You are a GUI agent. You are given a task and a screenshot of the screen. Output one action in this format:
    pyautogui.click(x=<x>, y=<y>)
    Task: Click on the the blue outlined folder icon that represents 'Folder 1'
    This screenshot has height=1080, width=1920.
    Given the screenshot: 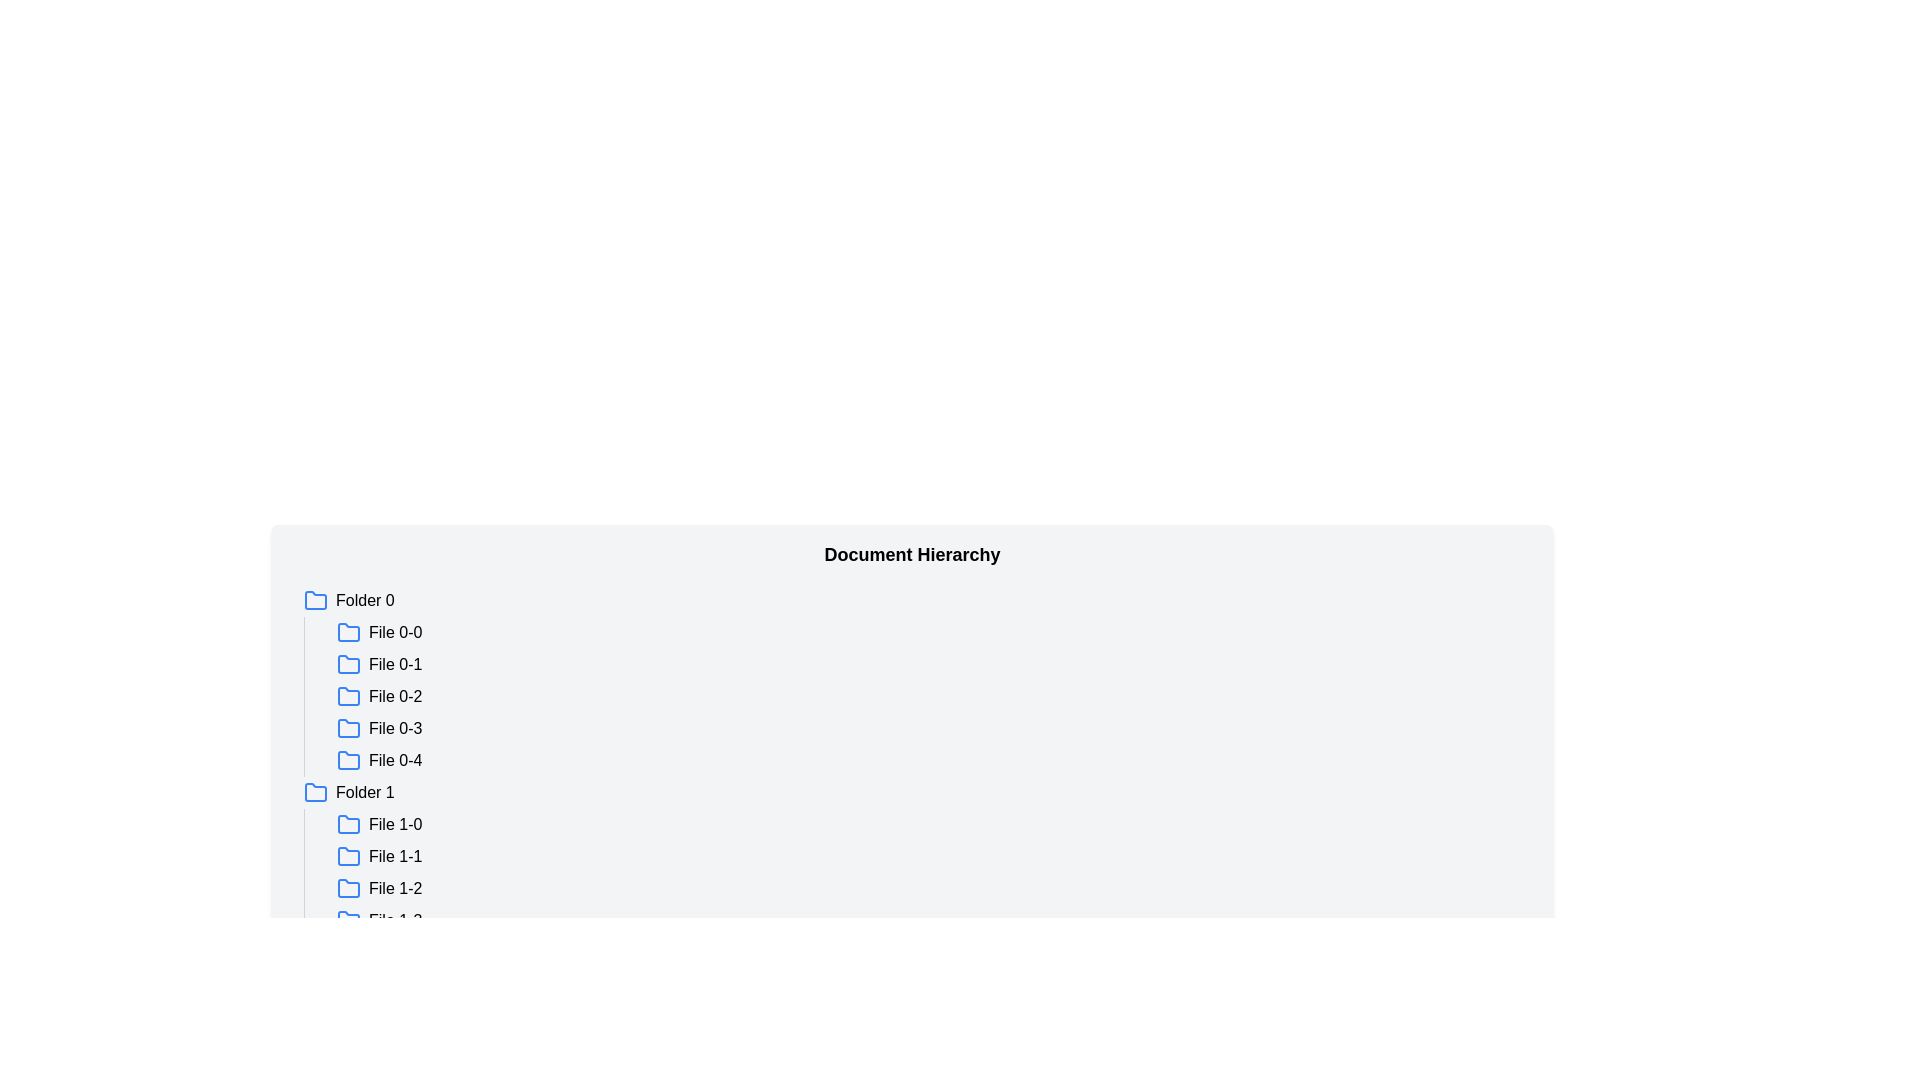 What is the action you would take?
    pyautogui.click(x=315, y=792)
    